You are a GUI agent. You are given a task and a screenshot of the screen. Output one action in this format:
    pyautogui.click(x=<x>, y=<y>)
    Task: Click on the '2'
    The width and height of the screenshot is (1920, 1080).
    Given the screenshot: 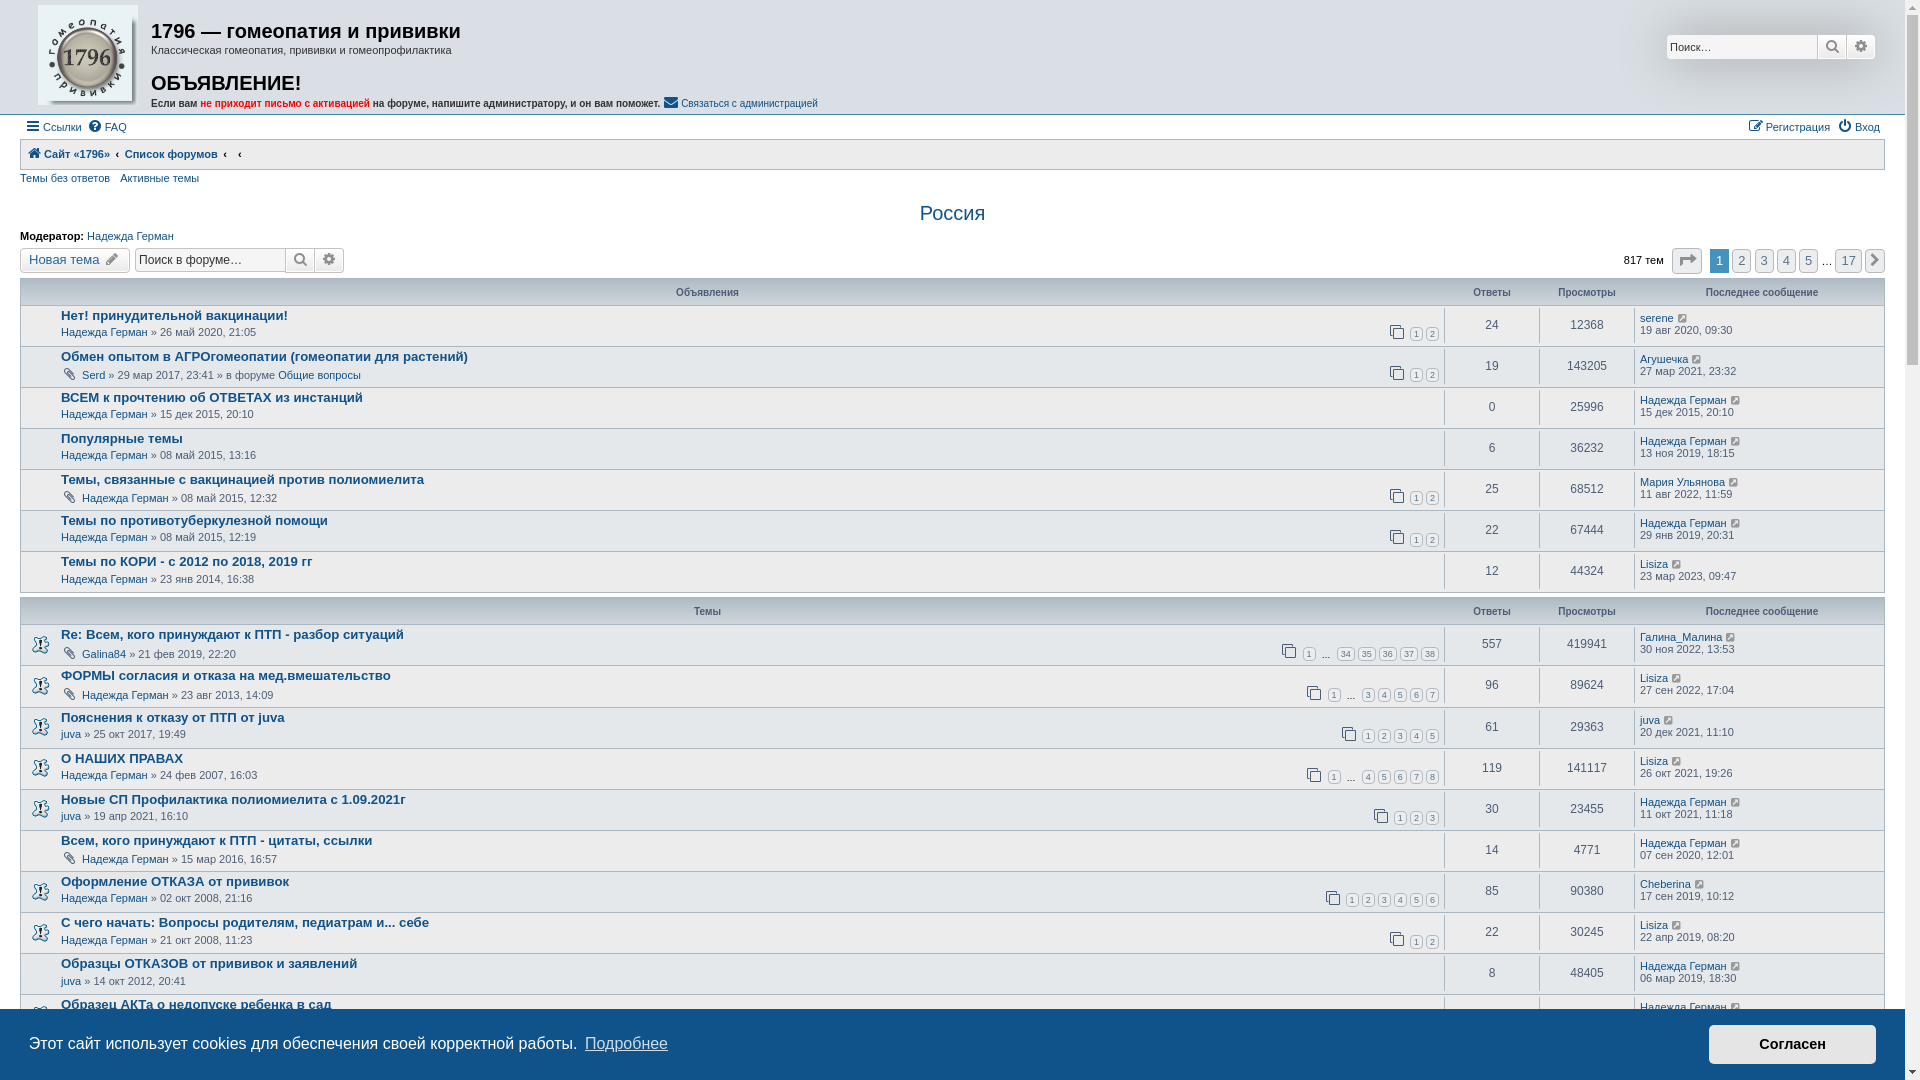 What is the action you would take?
    pyautogui.click(x=1431, y=333)
    